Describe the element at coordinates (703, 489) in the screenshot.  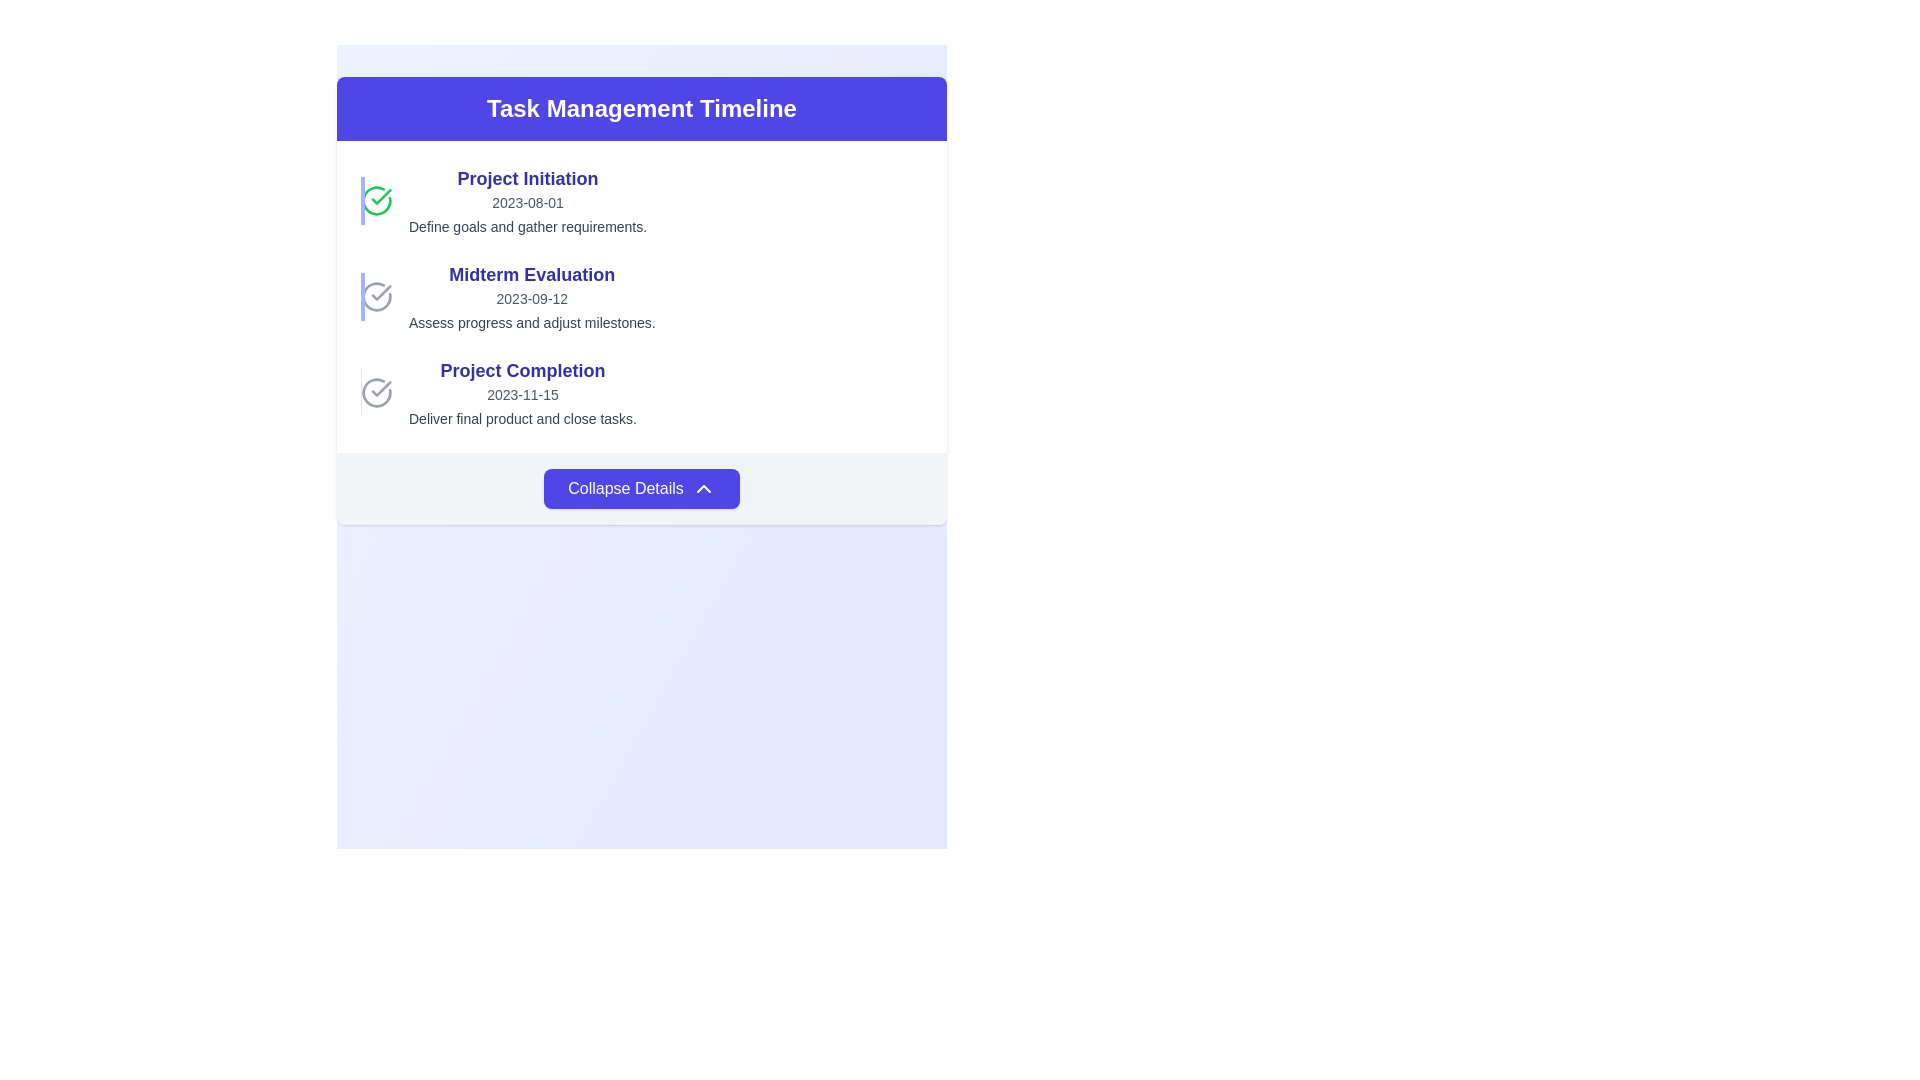
I see `the small upward-pointing chevron icon styled in white with a blue background, located next to the 'Collapse Details' text on the button` at that location.